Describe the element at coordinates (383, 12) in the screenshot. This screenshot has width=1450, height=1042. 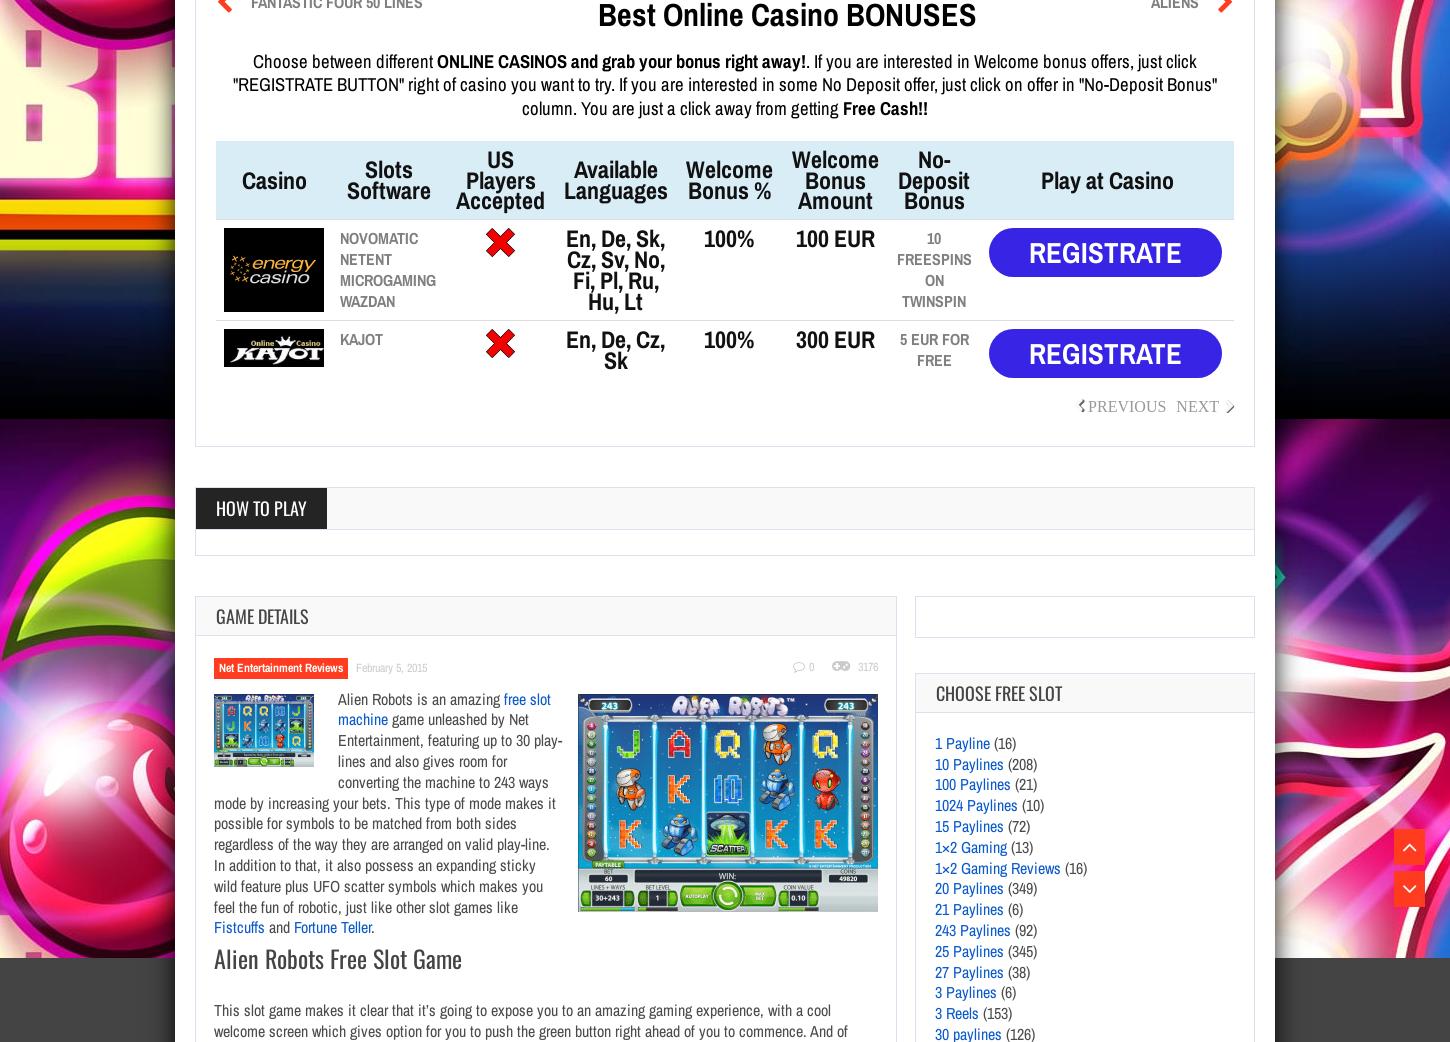
I see `'3125 Paylines'` at that location.